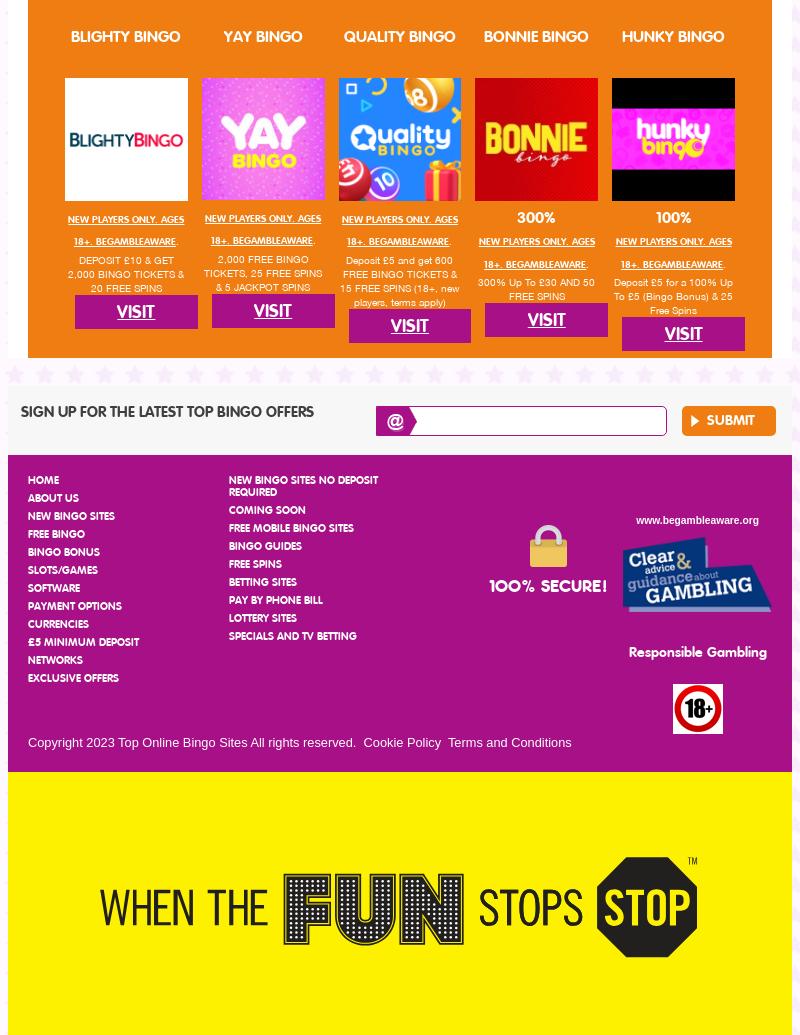 The height and width of the screenshot is (1035, 800). Describe the element at coordinates (261, 36) in the screenshot. I see `'Yay Bingo'` at that location.